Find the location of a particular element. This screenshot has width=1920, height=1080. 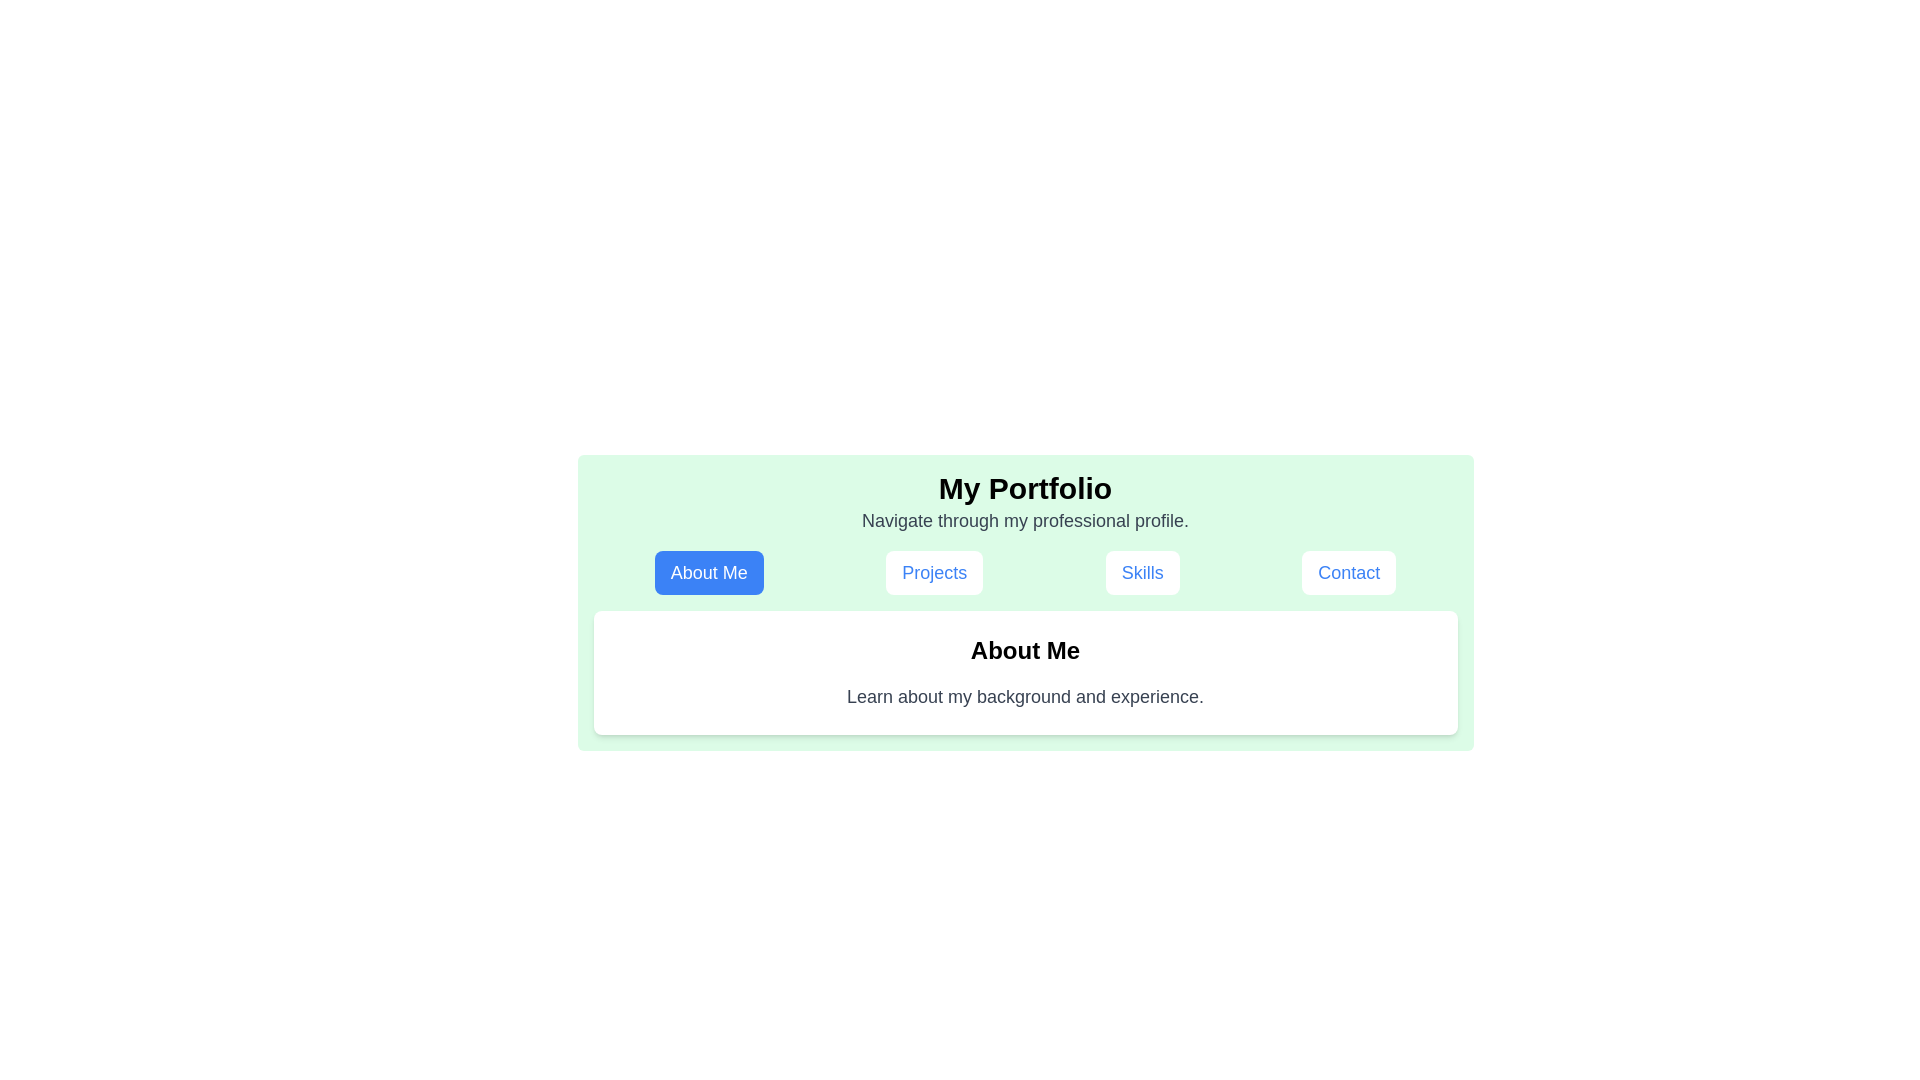

the tab labeled Skills to observe its hover effect is located at coordinates (1142, 573).